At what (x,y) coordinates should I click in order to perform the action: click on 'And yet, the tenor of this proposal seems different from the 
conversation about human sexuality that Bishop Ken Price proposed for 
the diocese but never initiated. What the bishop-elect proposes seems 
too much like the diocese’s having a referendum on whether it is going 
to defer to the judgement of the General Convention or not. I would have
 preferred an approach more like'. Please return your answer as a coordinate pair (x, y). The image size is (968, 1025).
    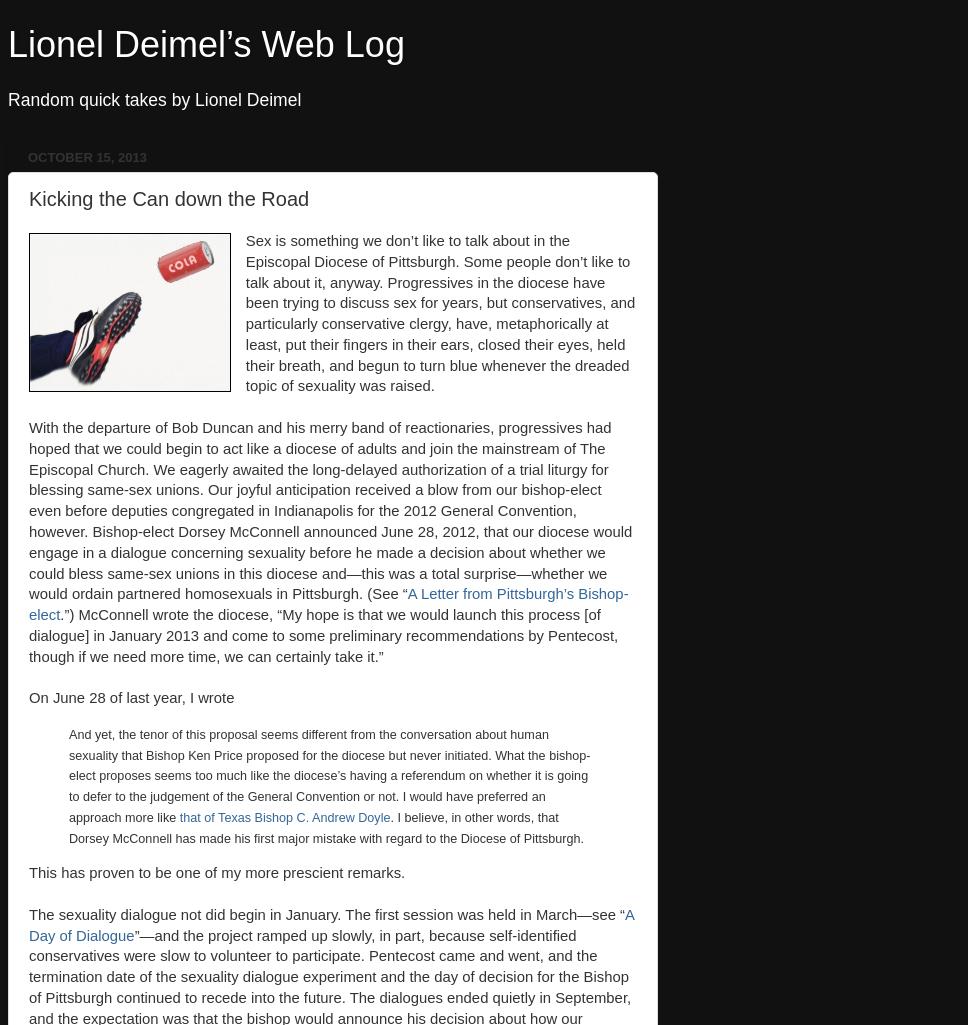
    Looking at the image, I should click on (68, 775).